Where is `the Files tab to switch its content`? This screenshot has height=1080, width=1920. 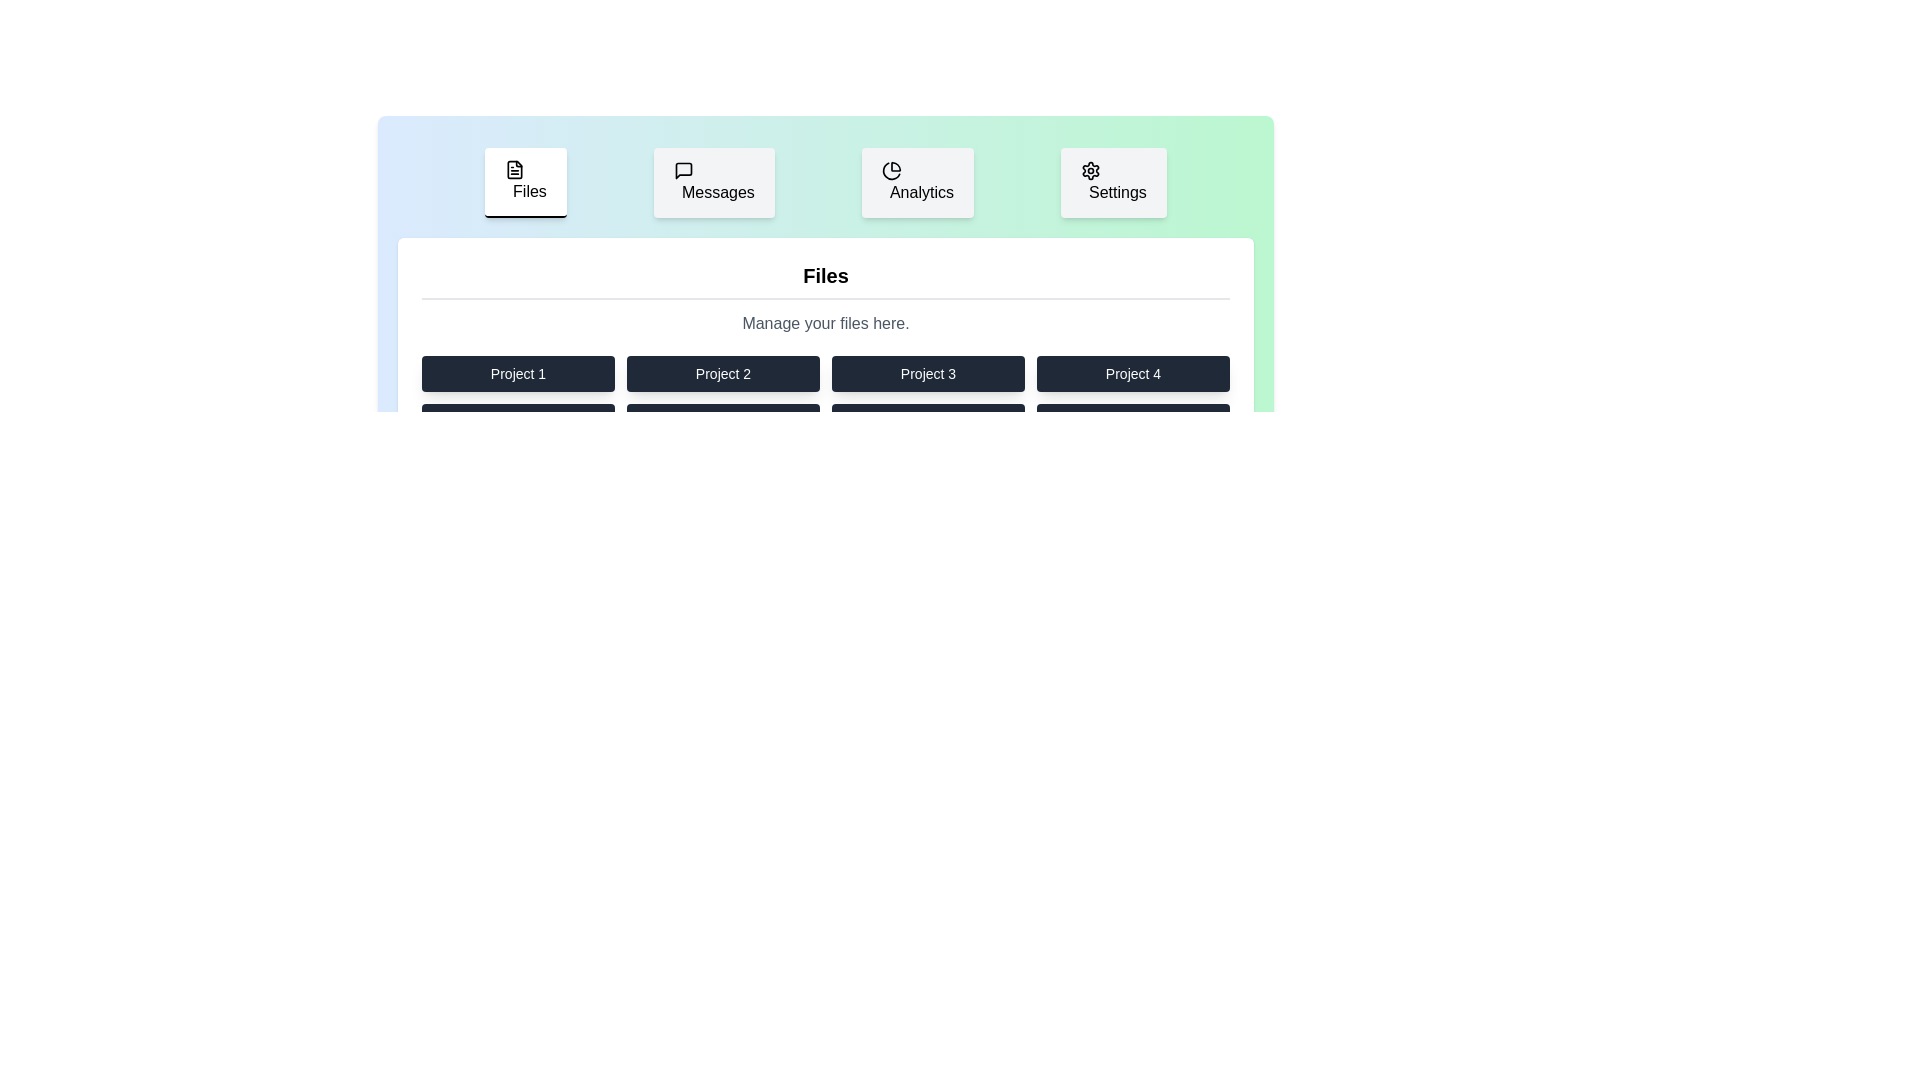
the Files tab to switch its content is located at coordinates (525, 182).